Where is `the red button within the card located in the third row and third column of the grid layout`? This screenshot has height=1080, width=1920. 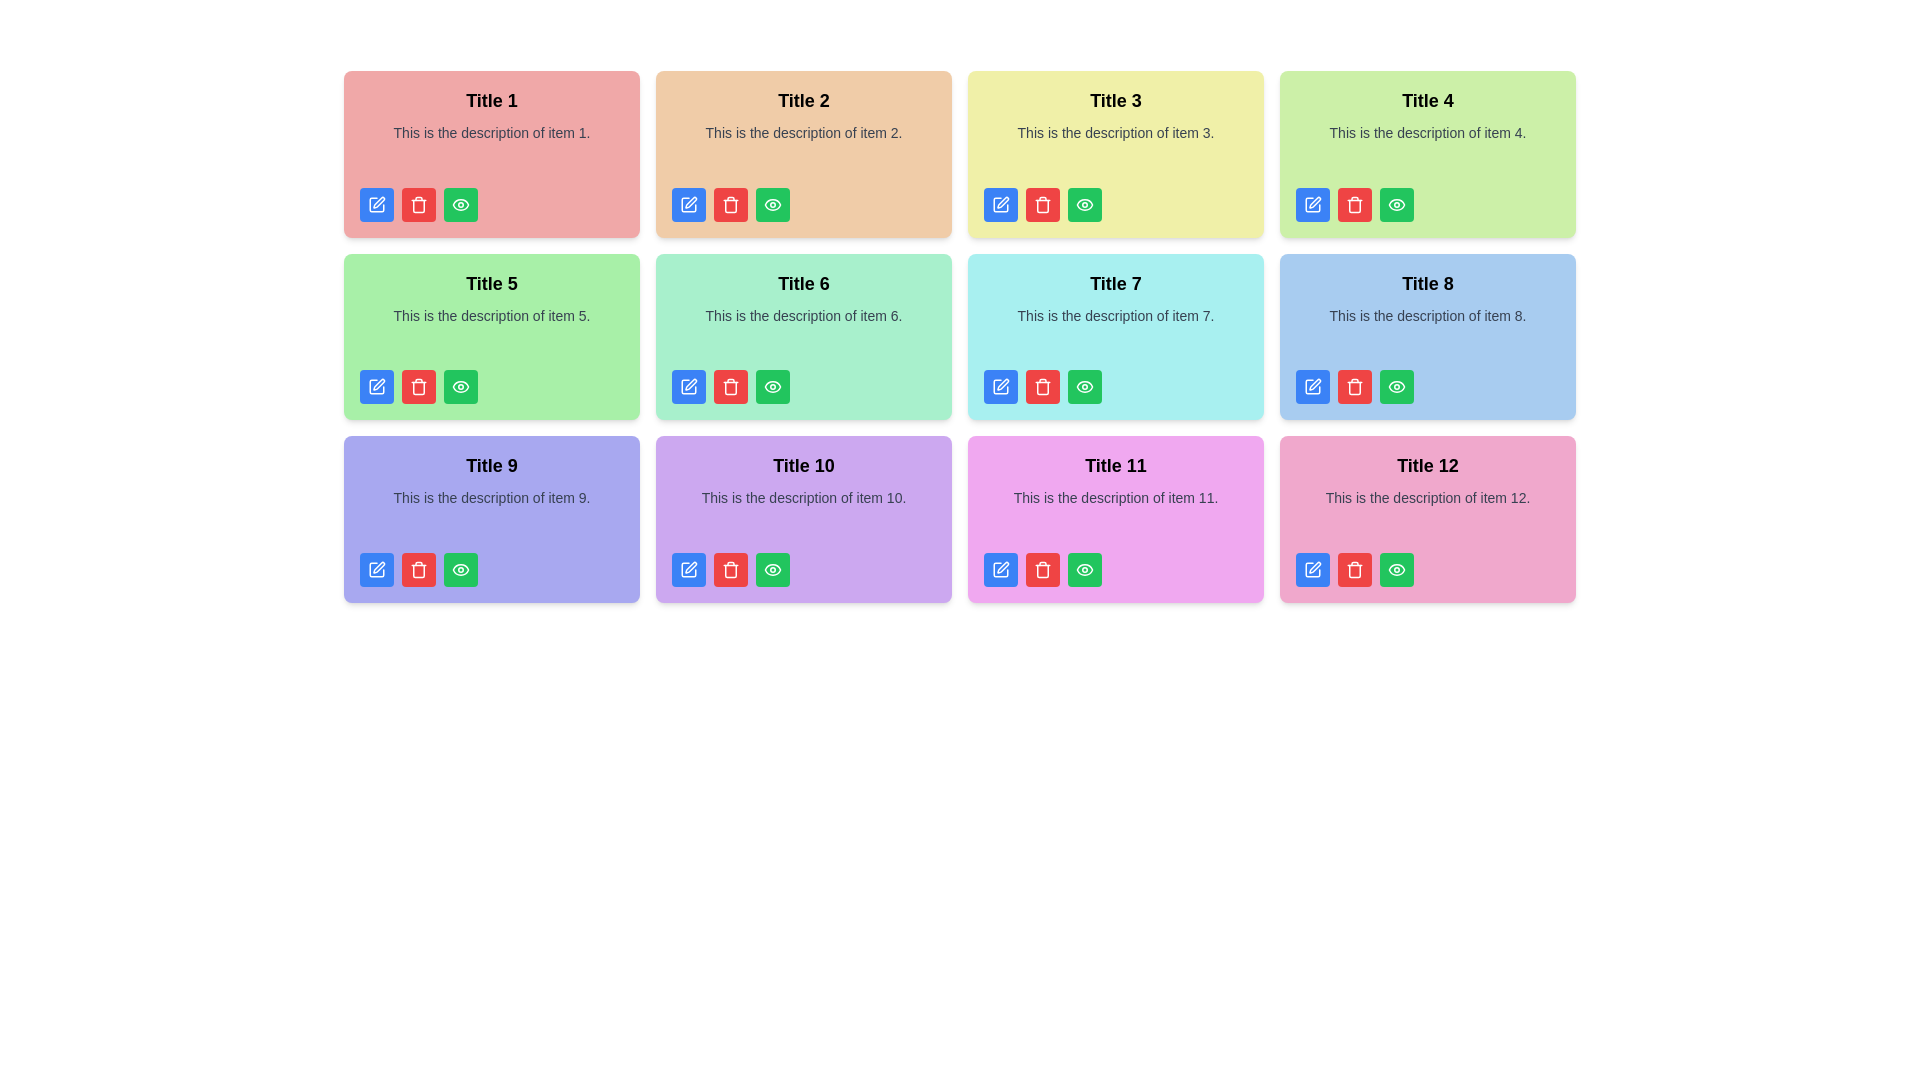 the red button within the card located in the third row and third column of the grid layout is located at coordinates (1115, 334).